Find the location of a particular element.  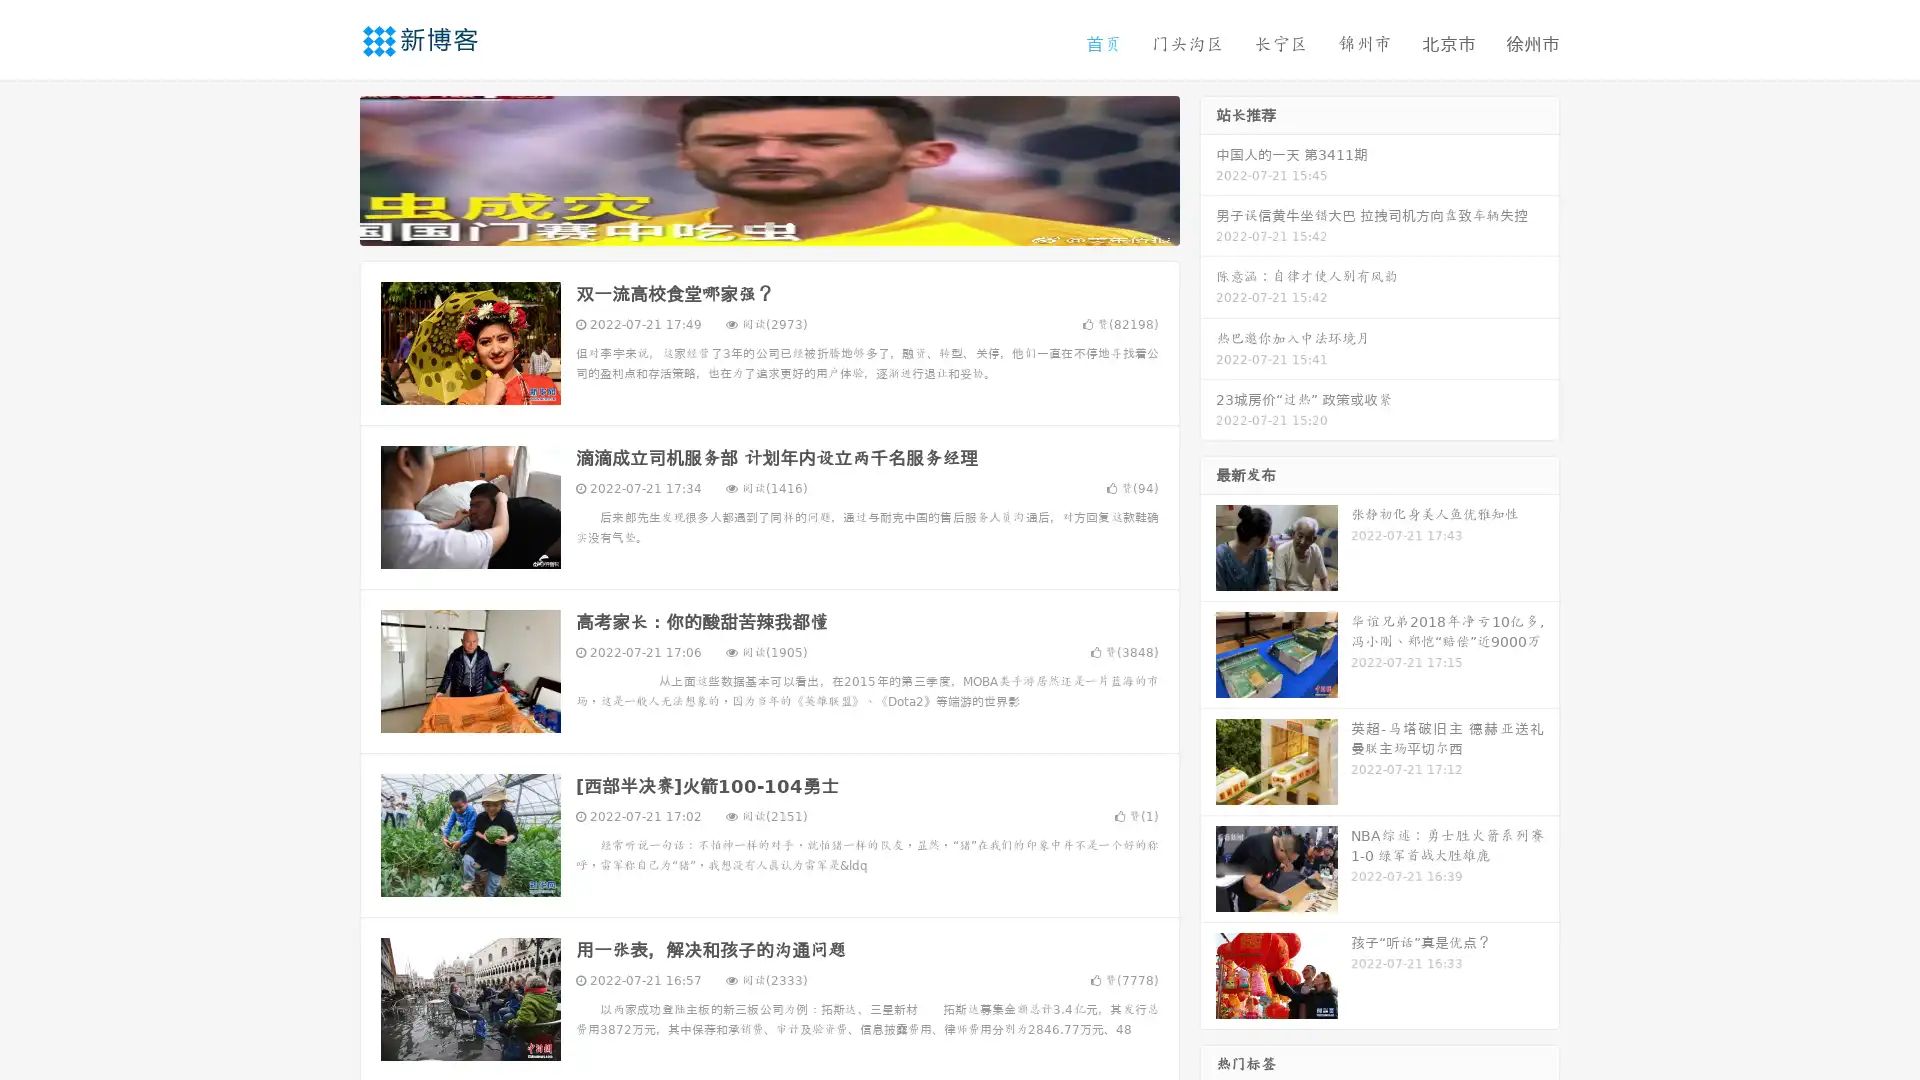

Go to slide 2 is located at coordinates (768, 225).